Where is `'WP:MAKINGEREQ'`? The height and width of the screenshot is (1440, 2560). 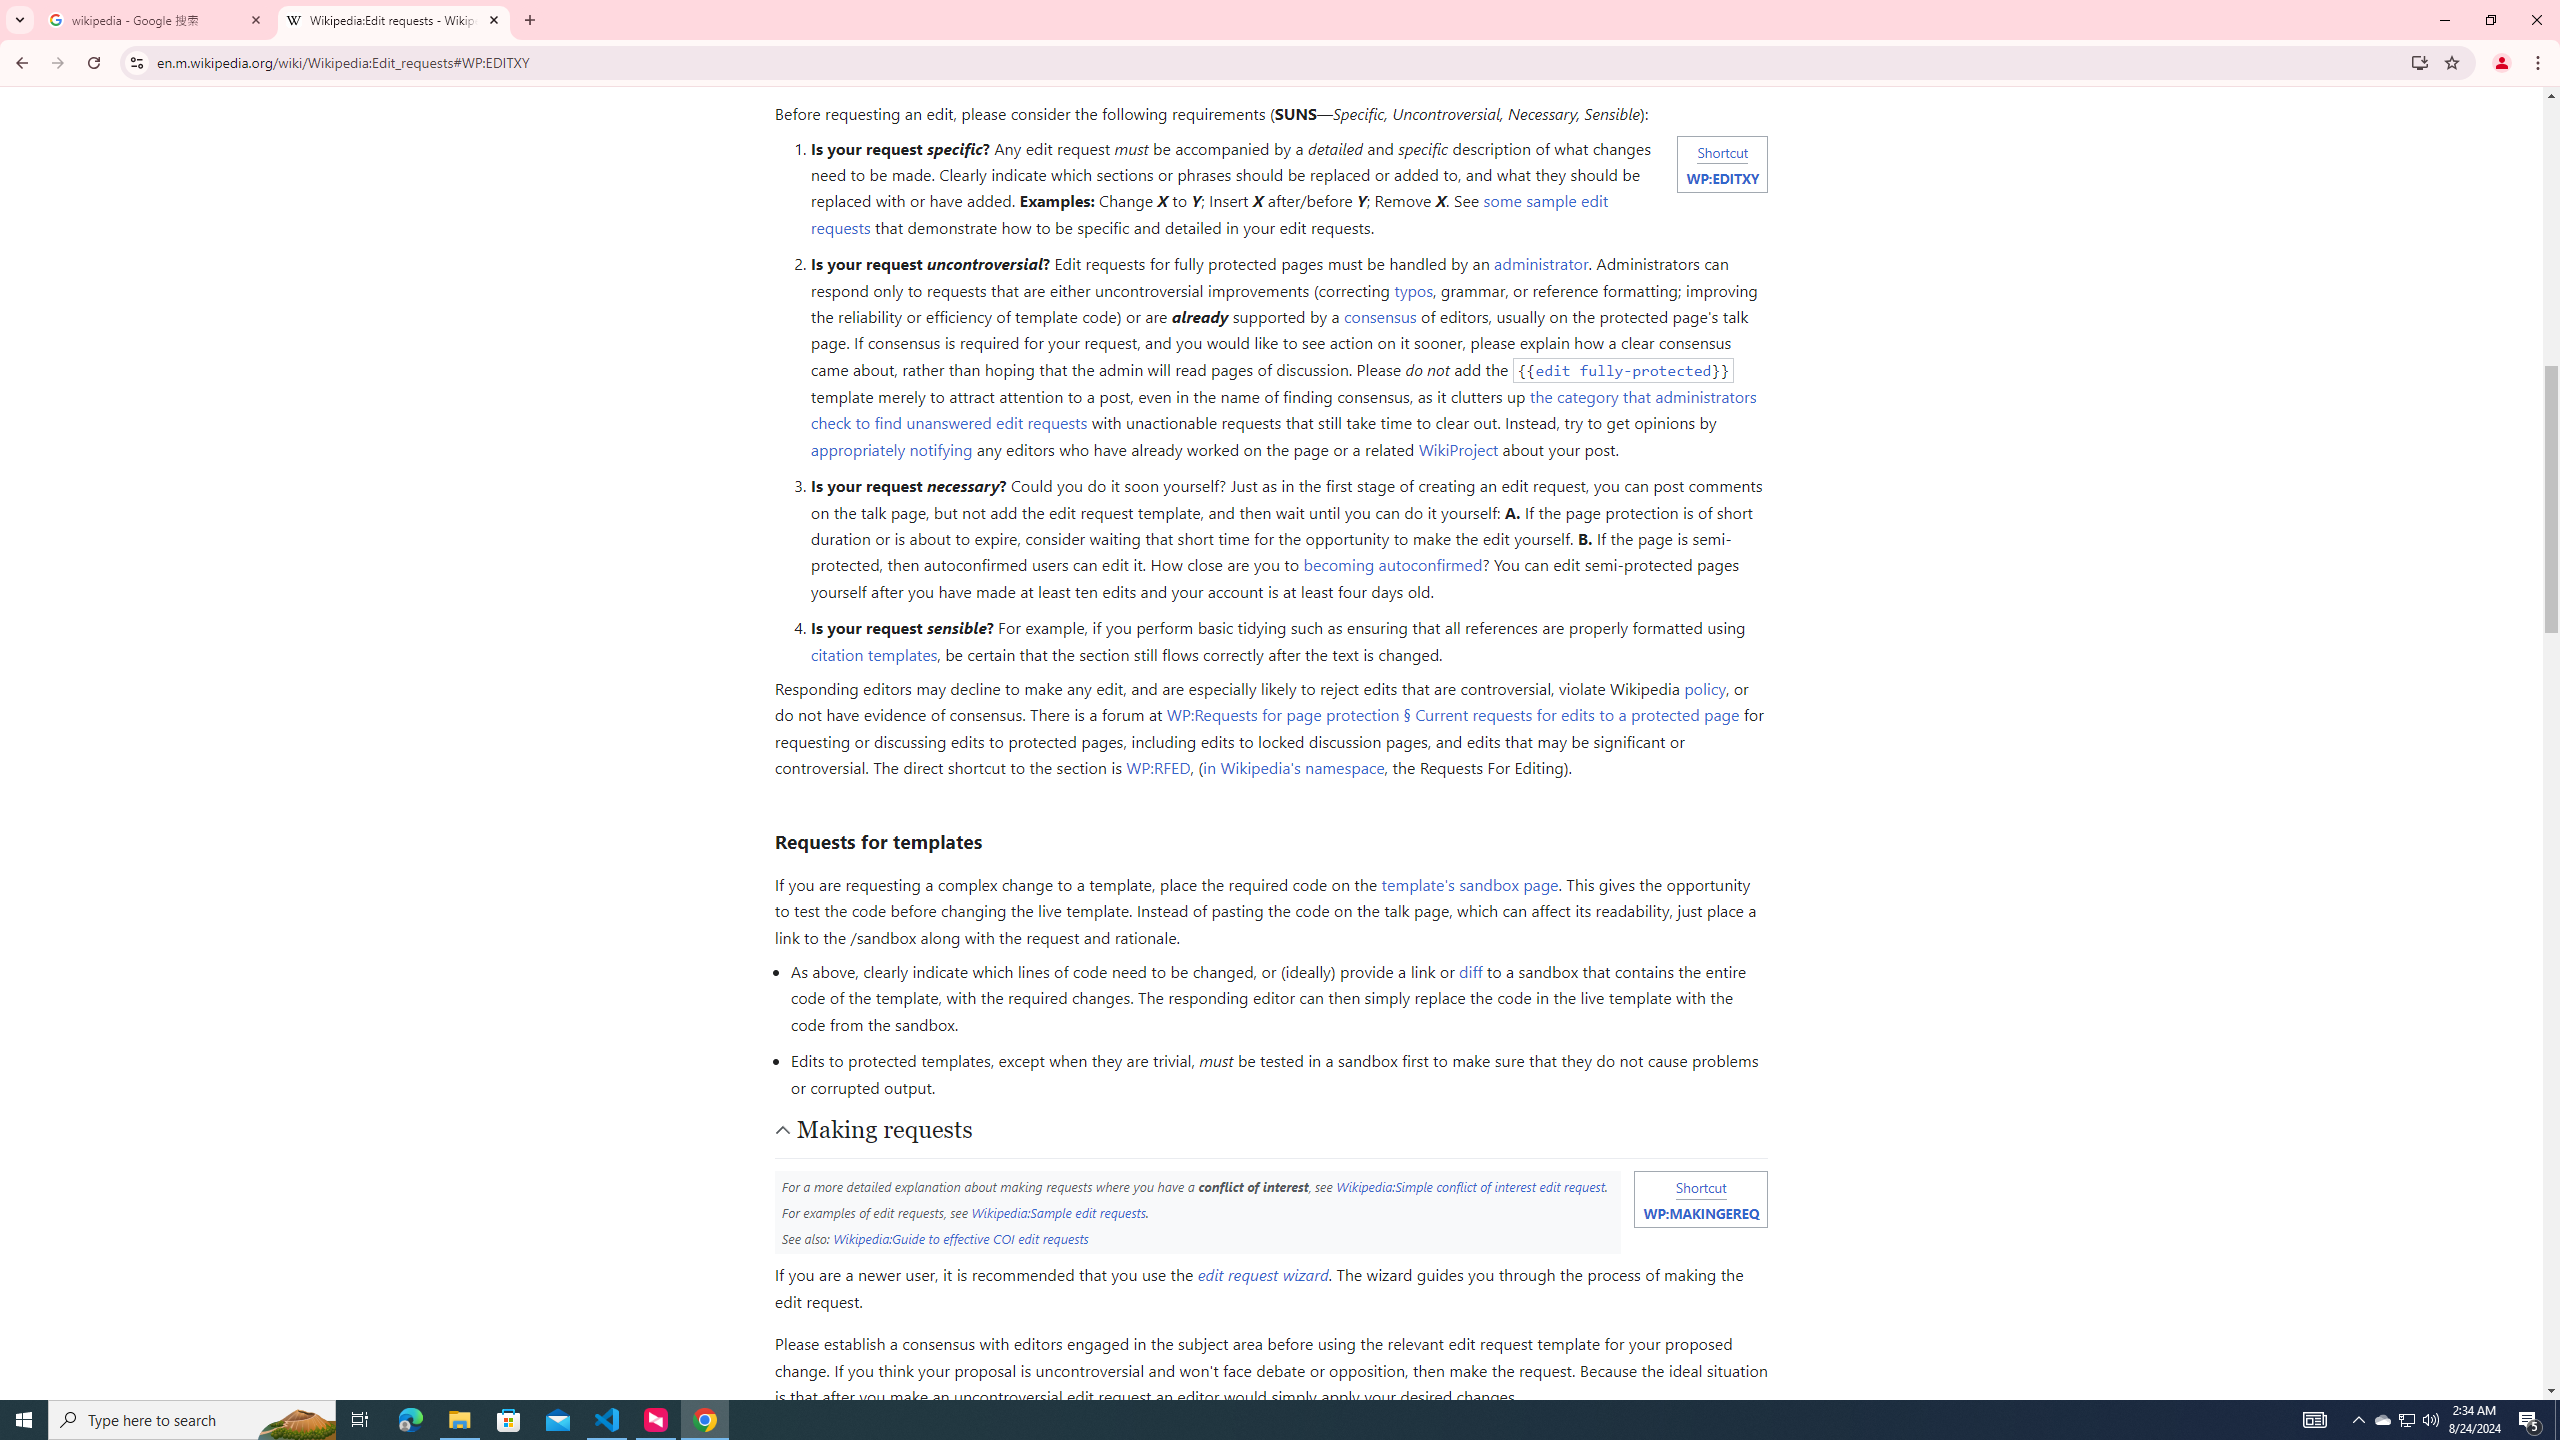
'WP:MAKINGEREQ' is located at coordinates (1700, 1213).